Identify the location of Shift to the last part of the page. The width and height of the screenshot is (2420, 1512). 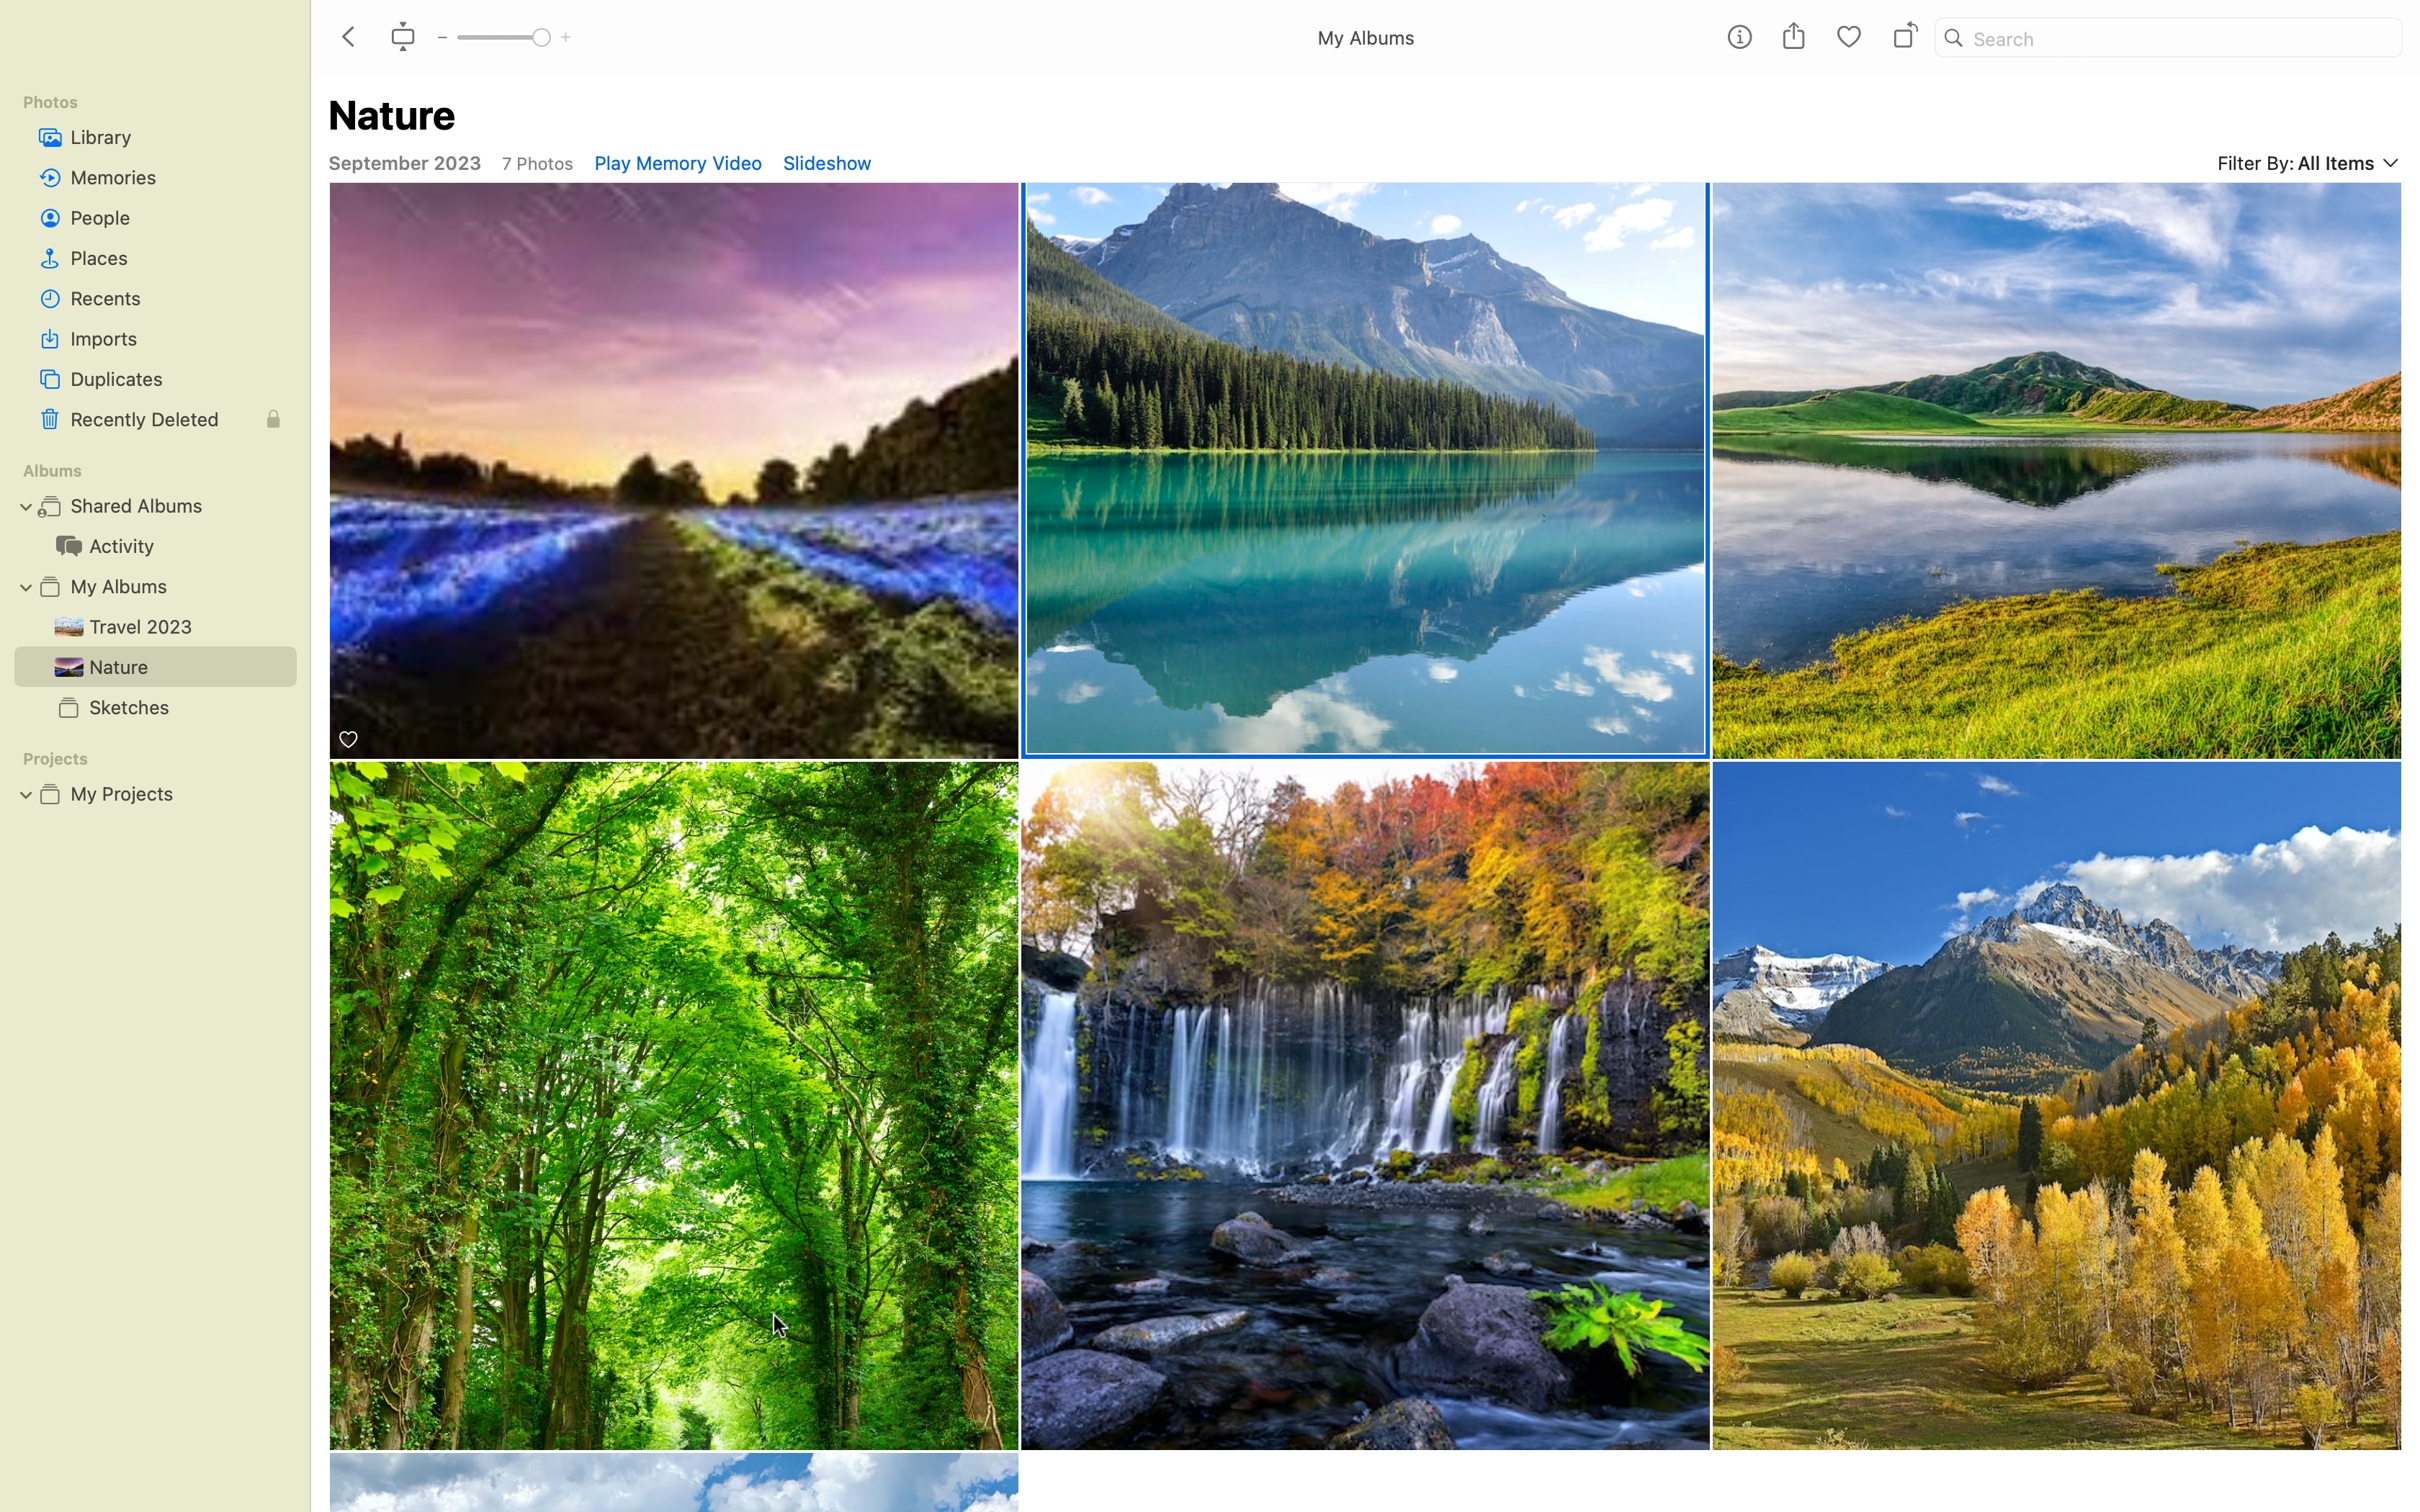
(4595580, 1781136).